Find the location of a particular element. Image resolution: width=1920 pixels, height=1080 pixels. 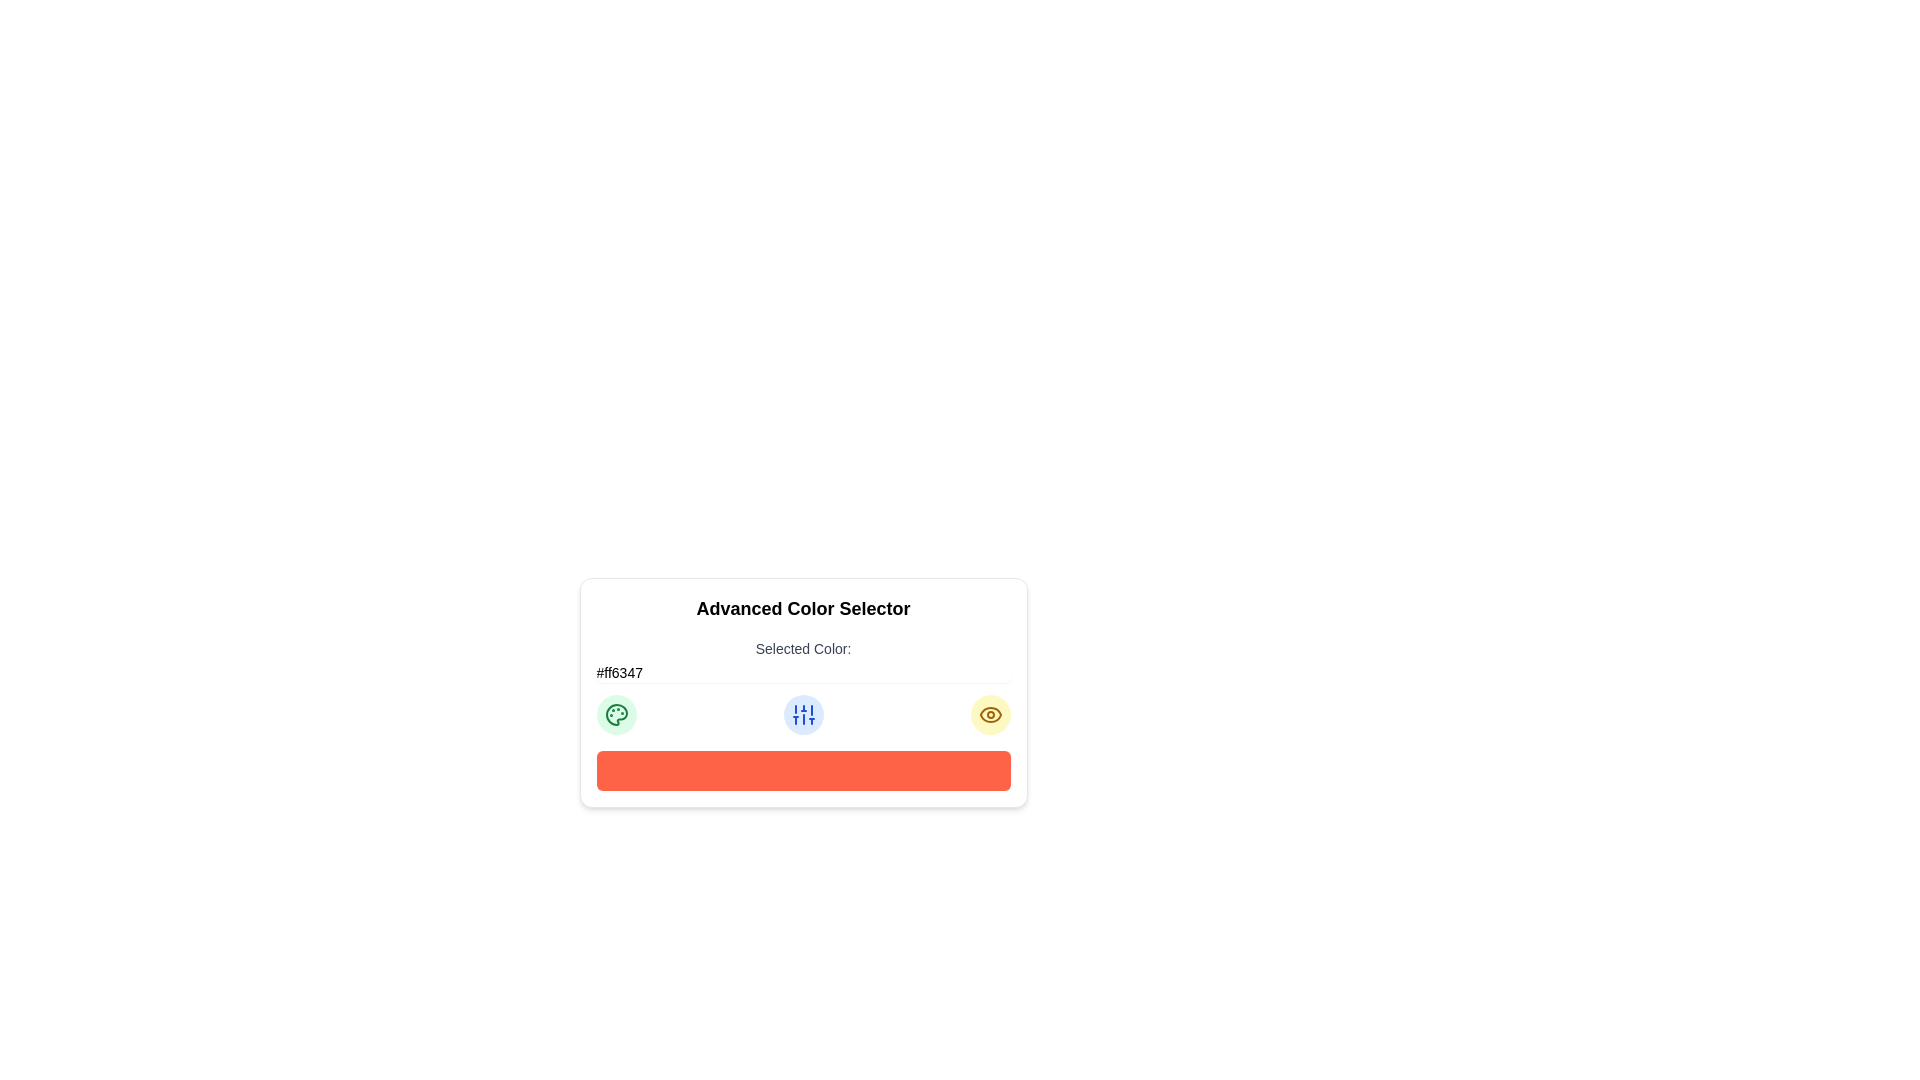

the text label displaying 'Selected Color:' which is aligned to the left and located above the input field for color value '#ff6347' is located at coordinates (803, 660).